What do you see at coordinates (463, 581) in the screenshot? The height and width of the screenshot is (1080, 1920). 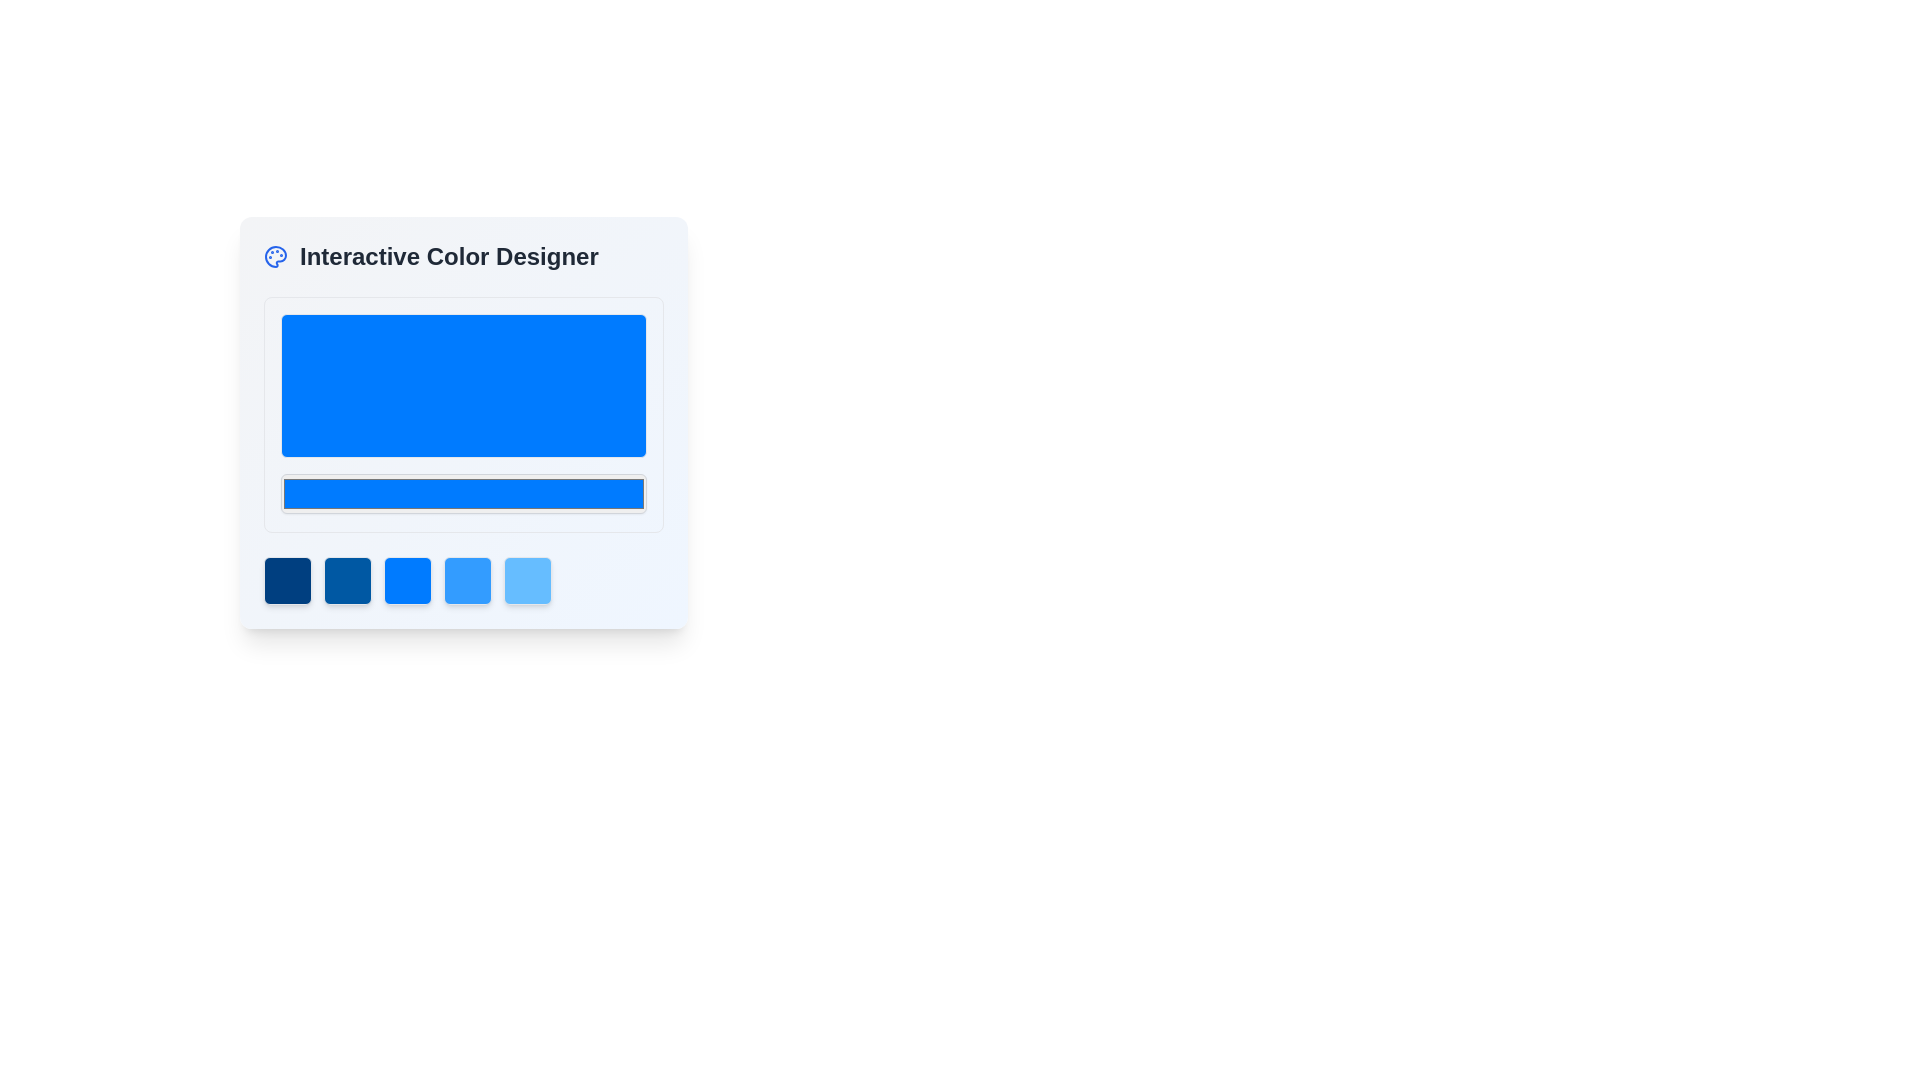 I see `the fourth square button from the left in the horizontal array of buttons, which is lighter in color, located in the 'Interactive Color Designer' section` at bounding box center [463, 581].